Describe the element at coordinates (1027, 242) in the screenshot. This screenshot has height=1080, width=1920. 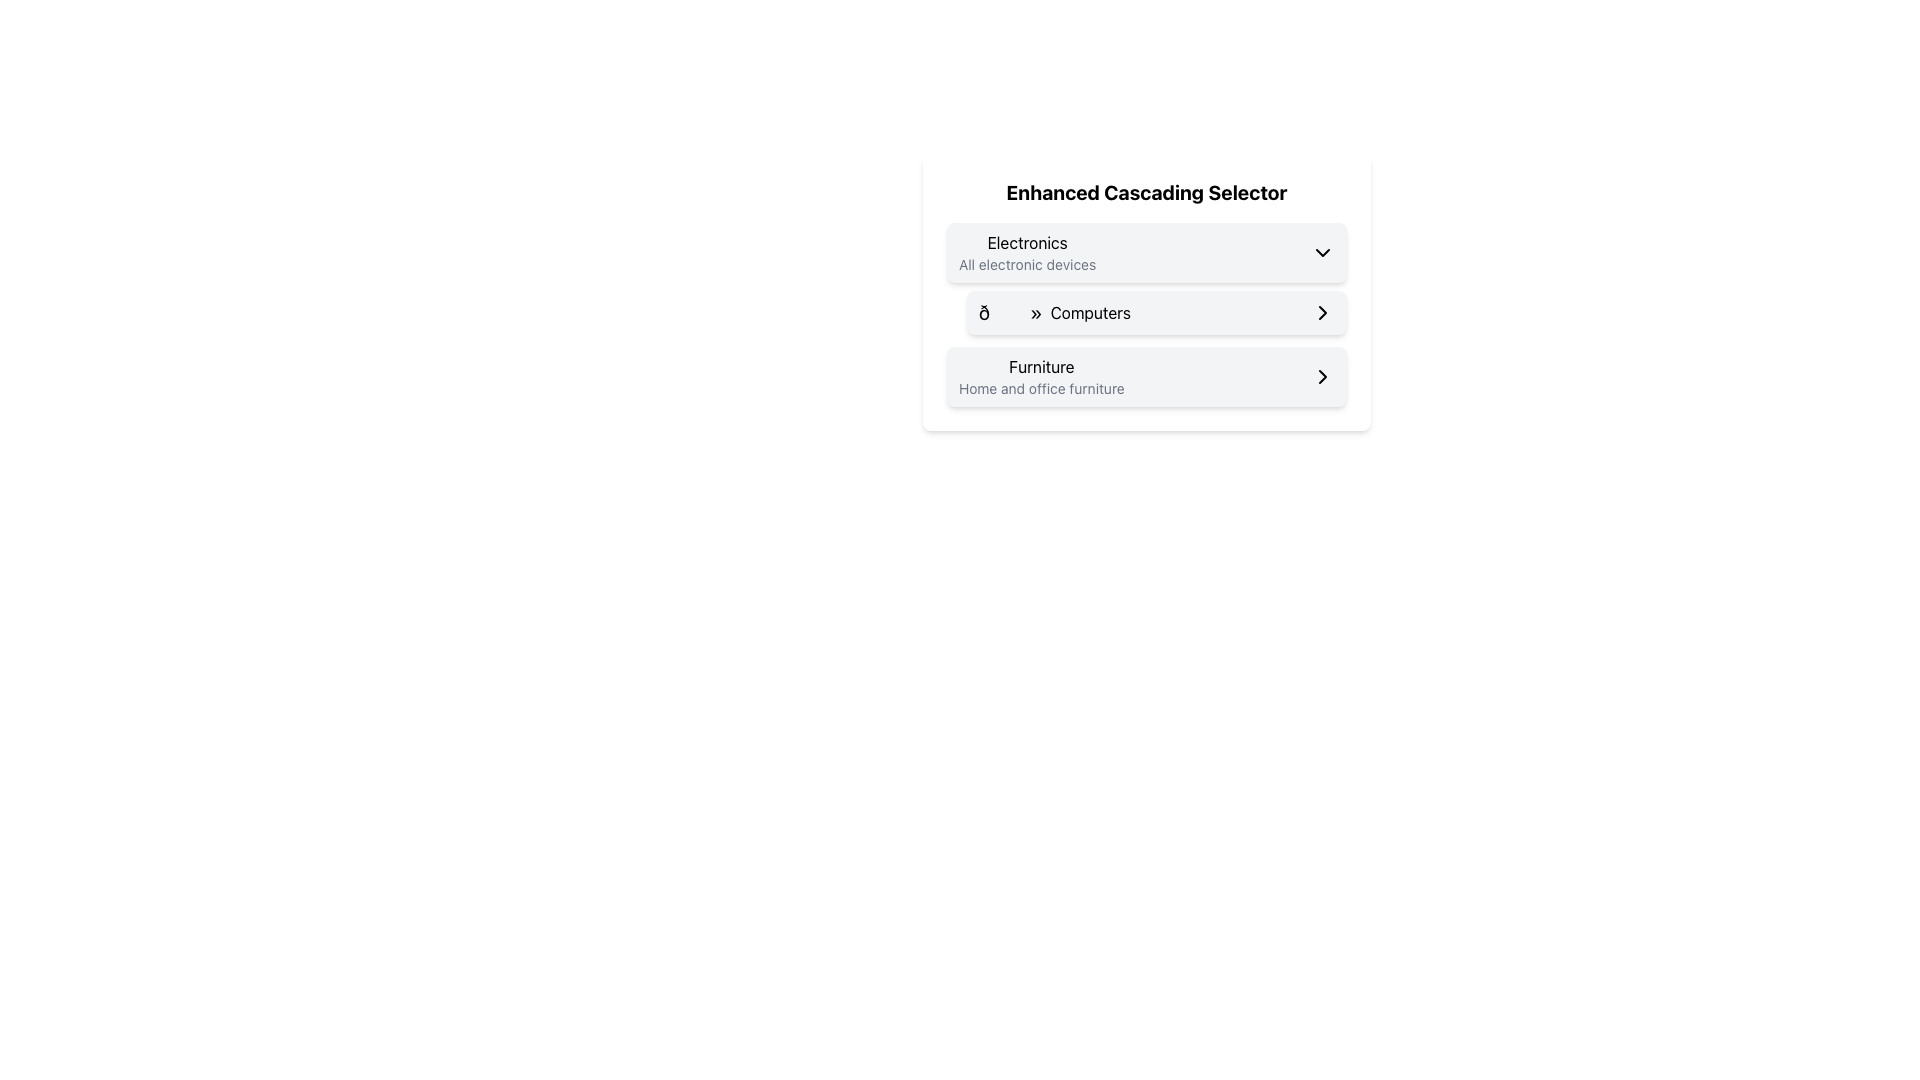
I see `the static text label displaying the category name 'Electronics' located in the top left section of the dropdown menu interface` at that location.